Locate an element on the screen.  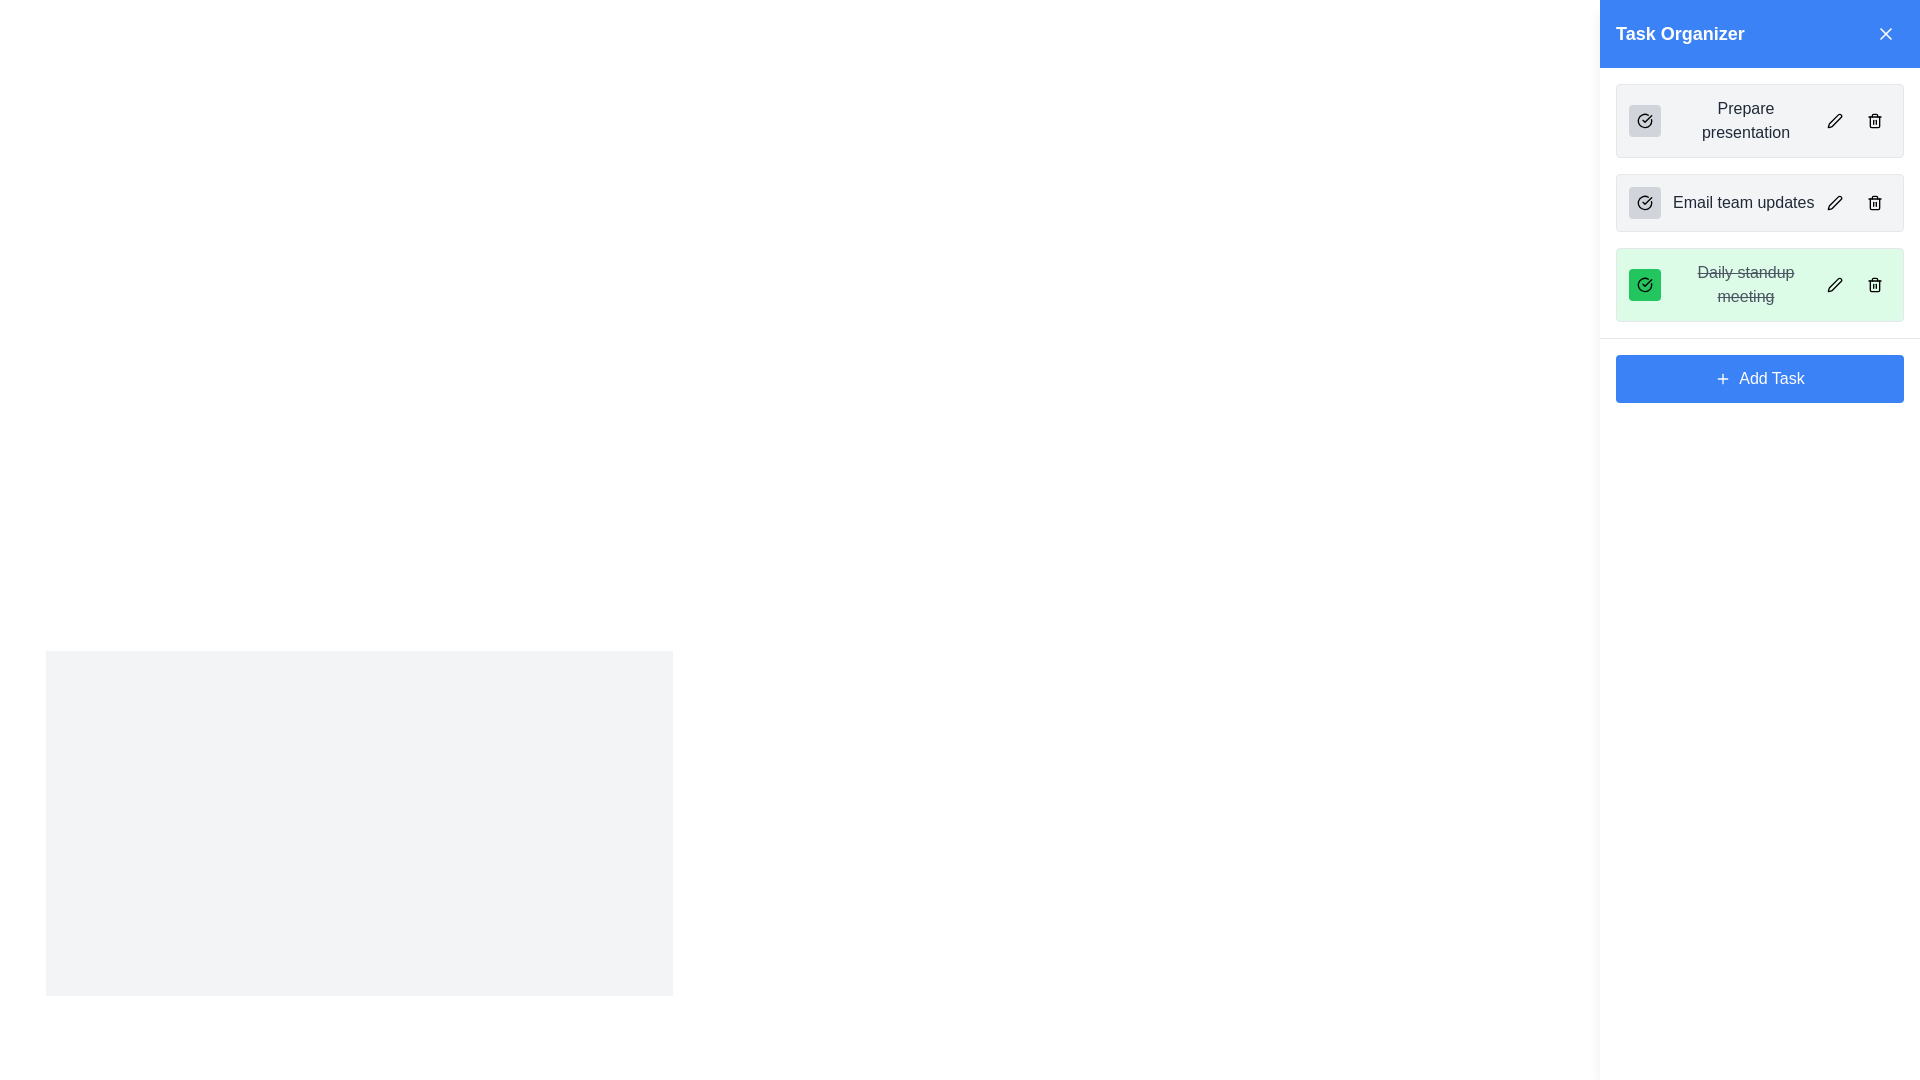
the circular icon with a checkmark inside, which is part of the green background indicating the completed status for the 'Daily standup meeting' task is located at coordinates (1645, 285).